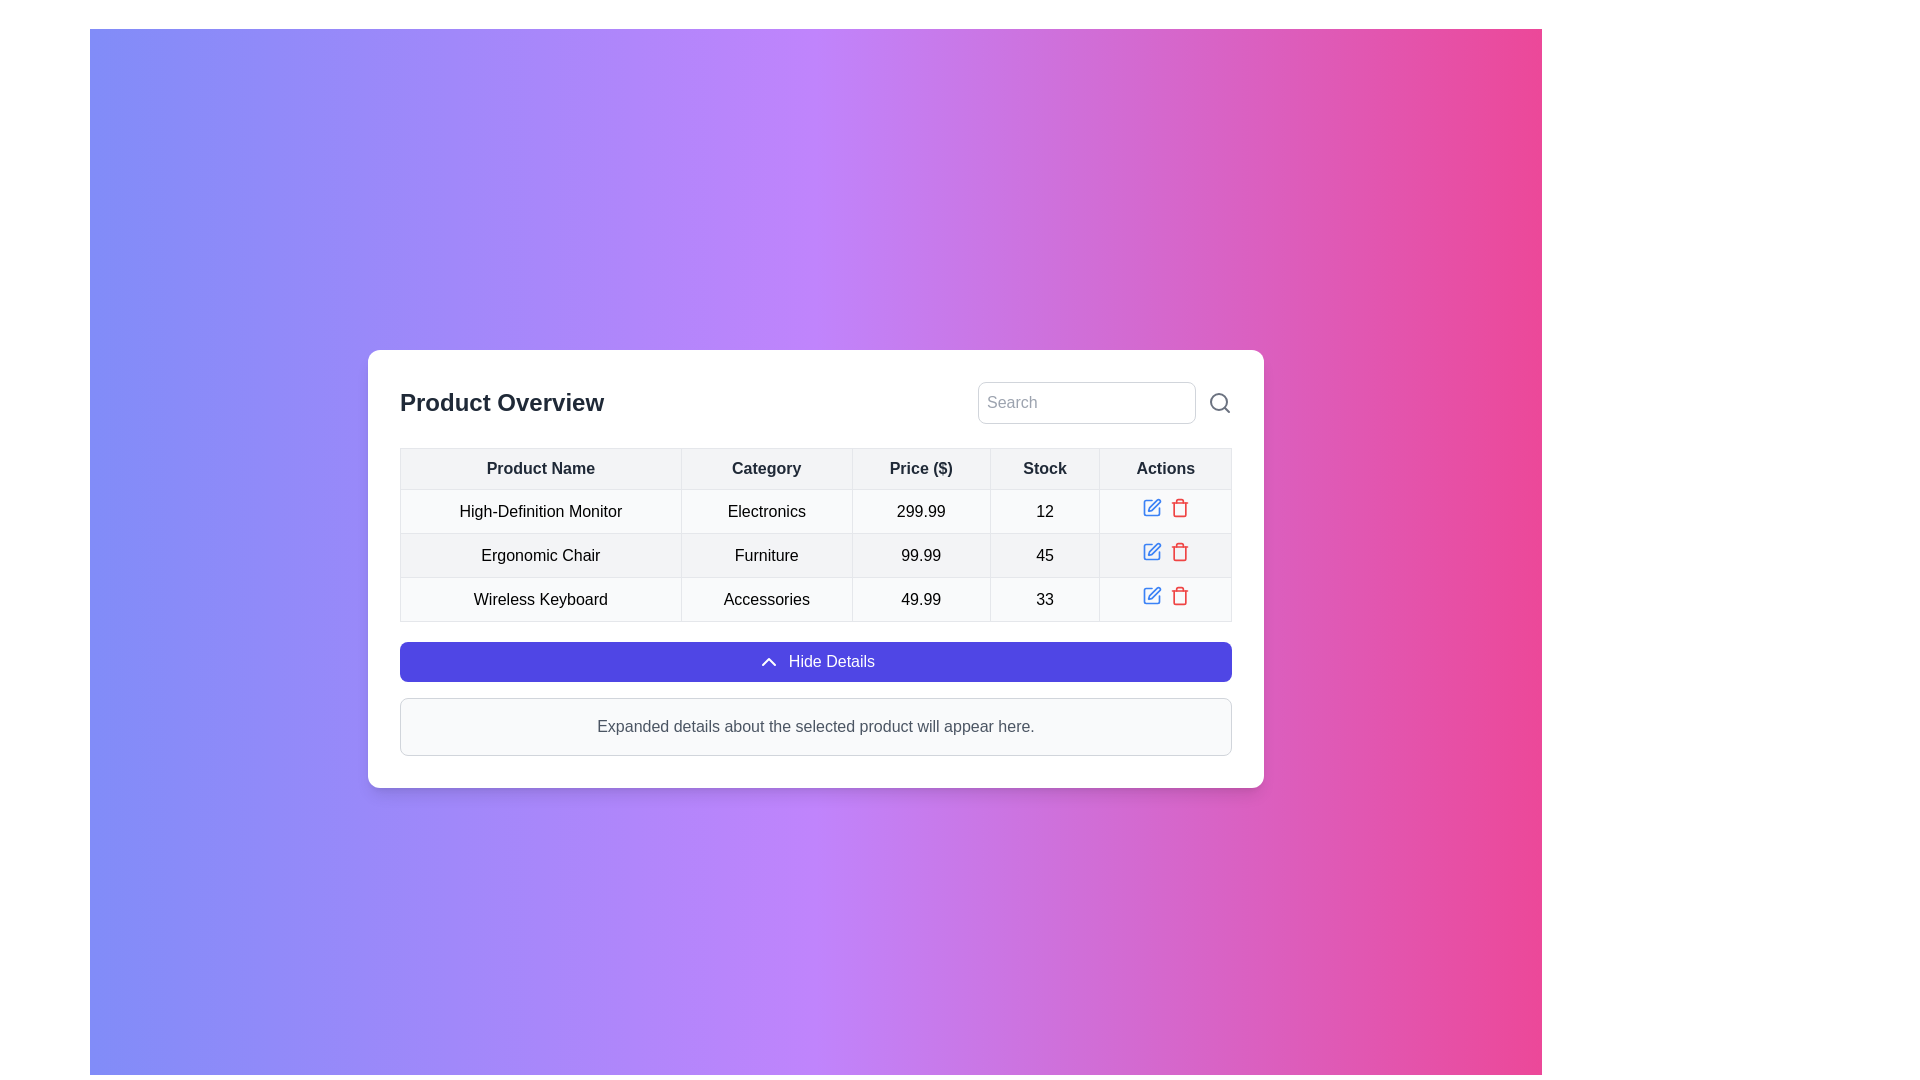  I want to click on the circular outline element of the search icon, which features a smooth, even stroke and is positioned within the larger SVG graphic, so click(1218, 401).